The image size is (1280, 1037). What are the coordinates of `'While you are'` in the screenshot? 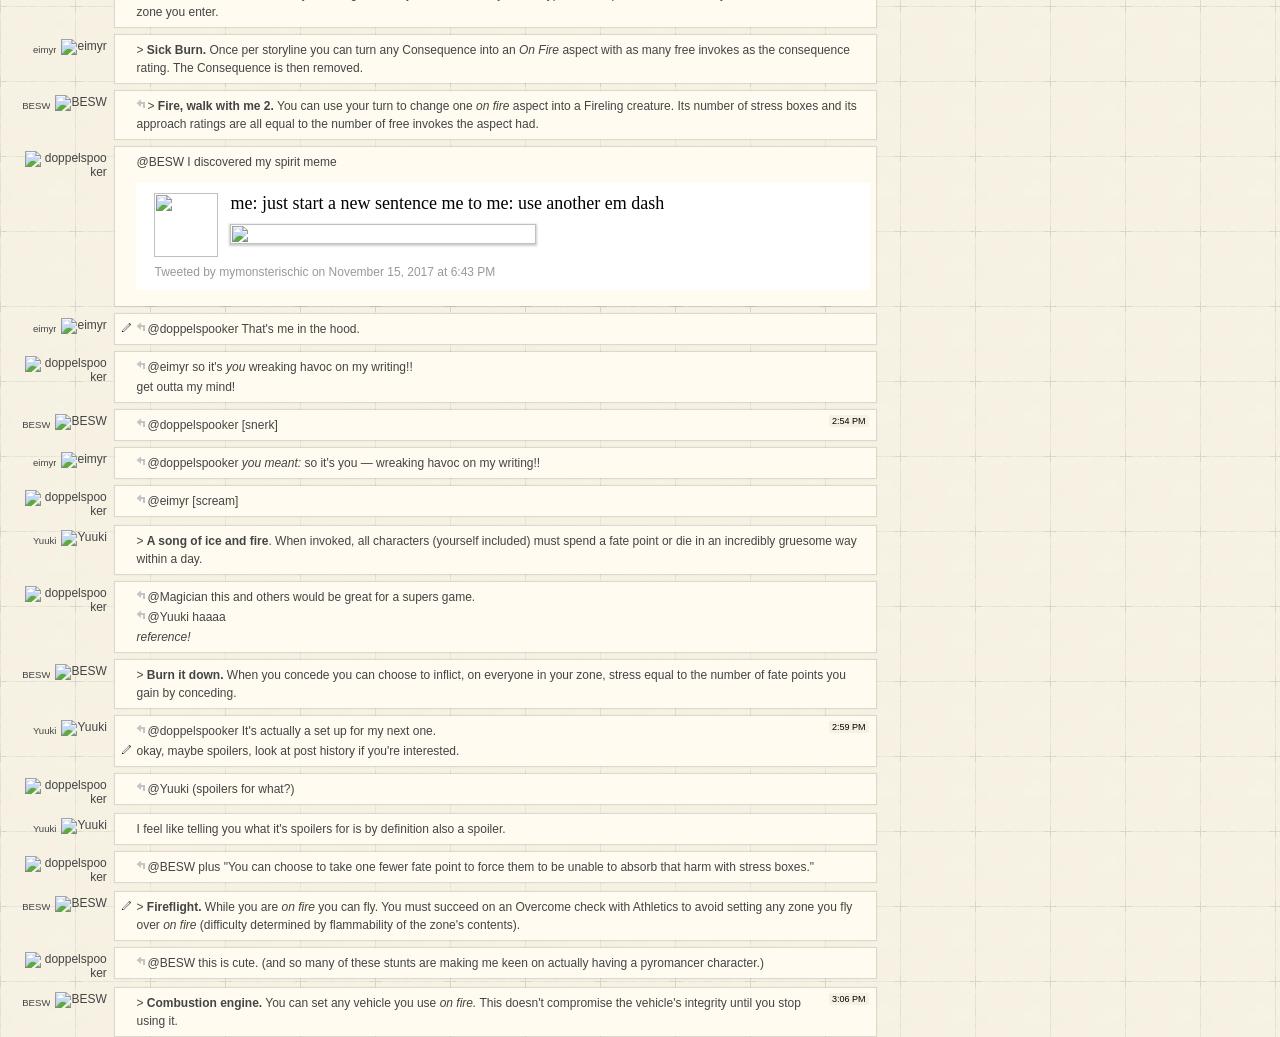 It's located at (240, 906).